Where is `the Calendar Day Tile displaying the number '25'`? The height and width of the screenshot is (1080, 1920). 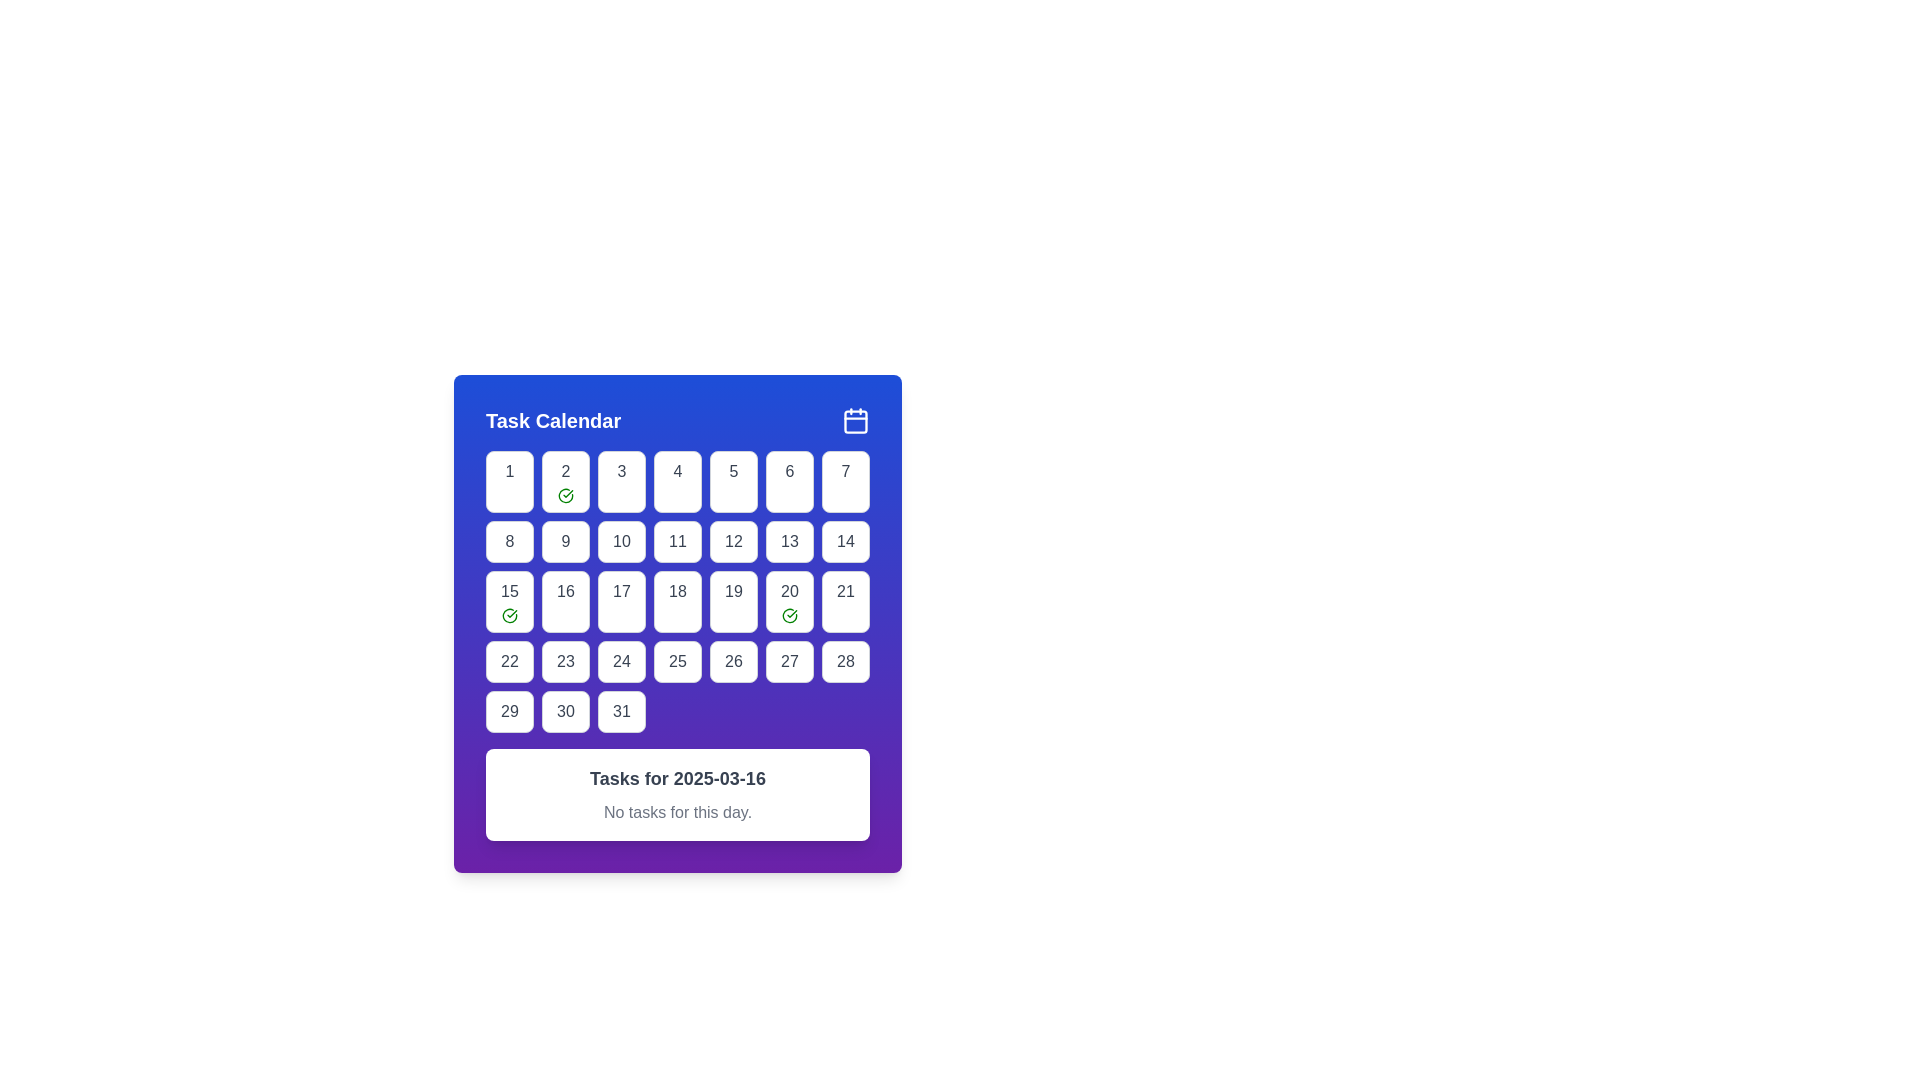
the Calendar Day Tile displaying the number '25' is located at coordinates (677, 662).